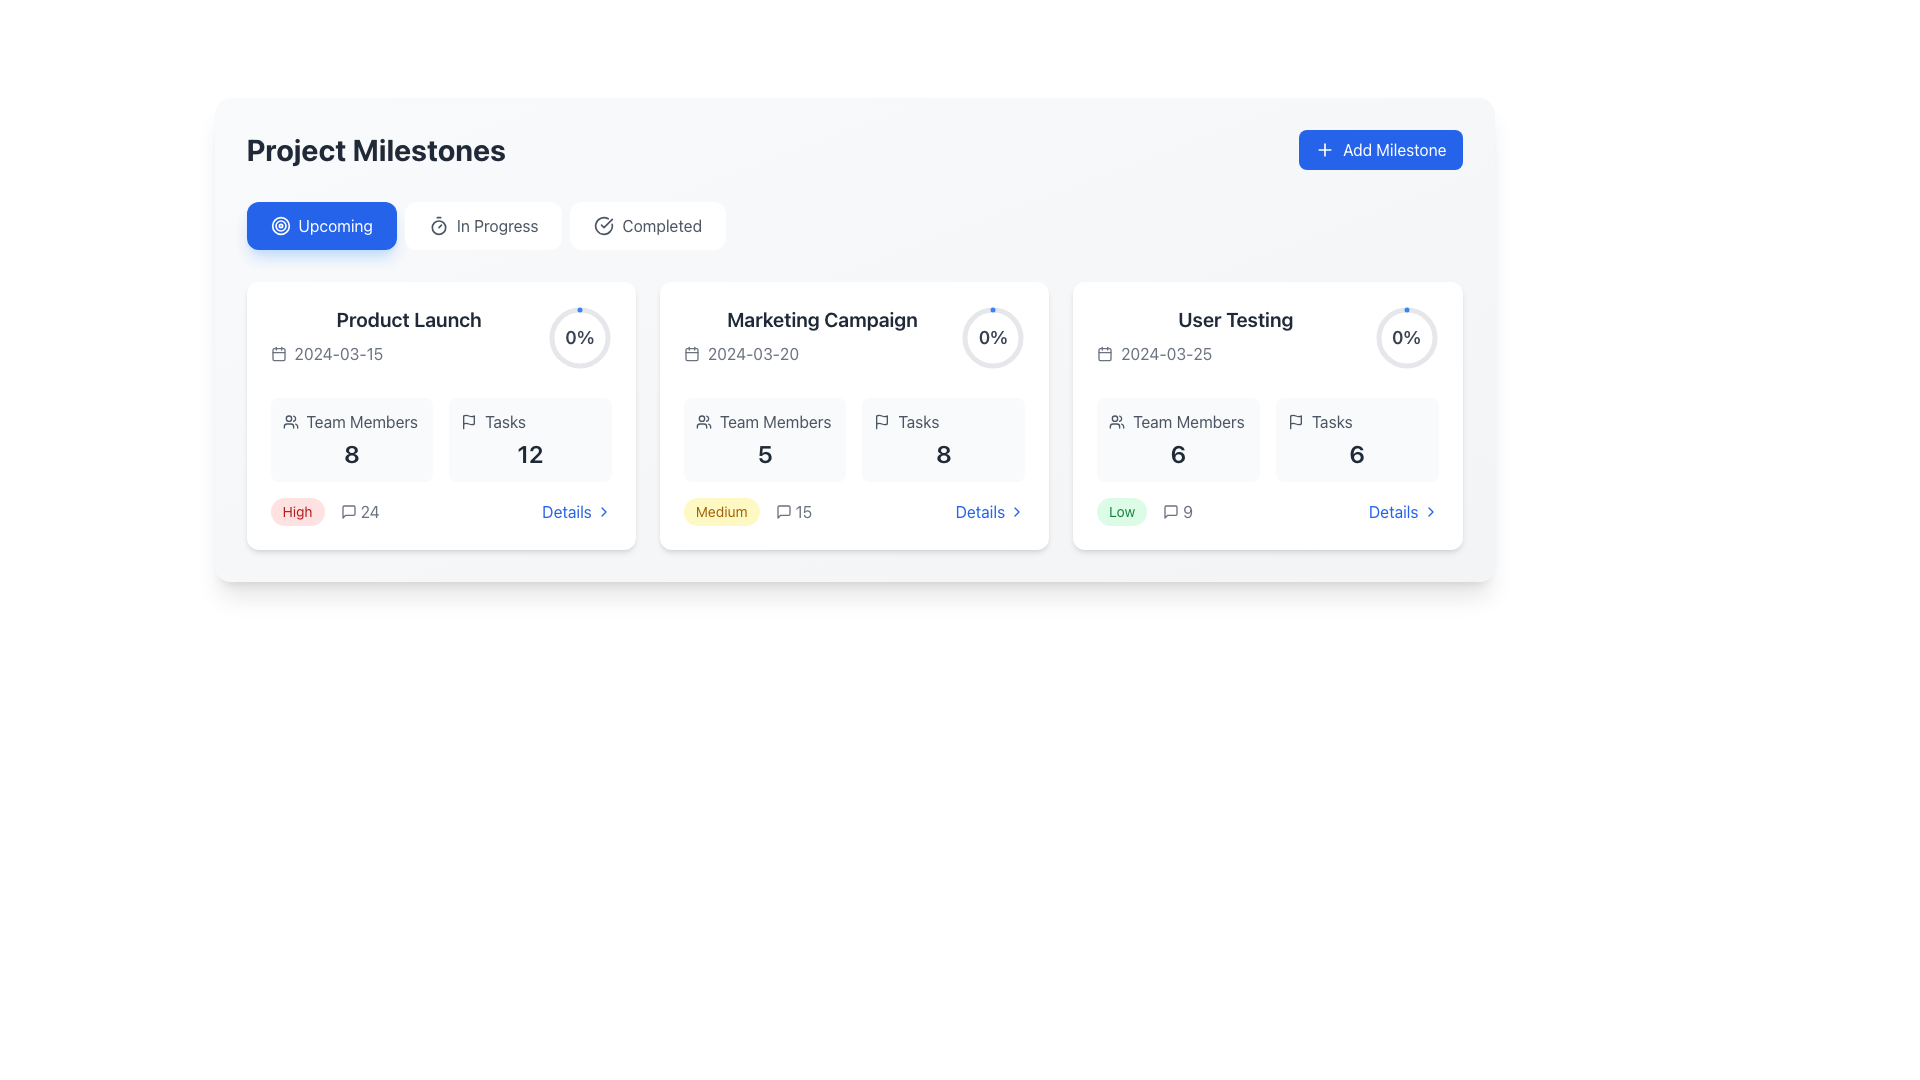 This screenshot has height=1080, width=1920. I want to click on displayed percentage value of the circular progress indicator, which is located in the top-right corner of the 'User Testing' card, showing '0%' in a bold font, so click(1405, 337).